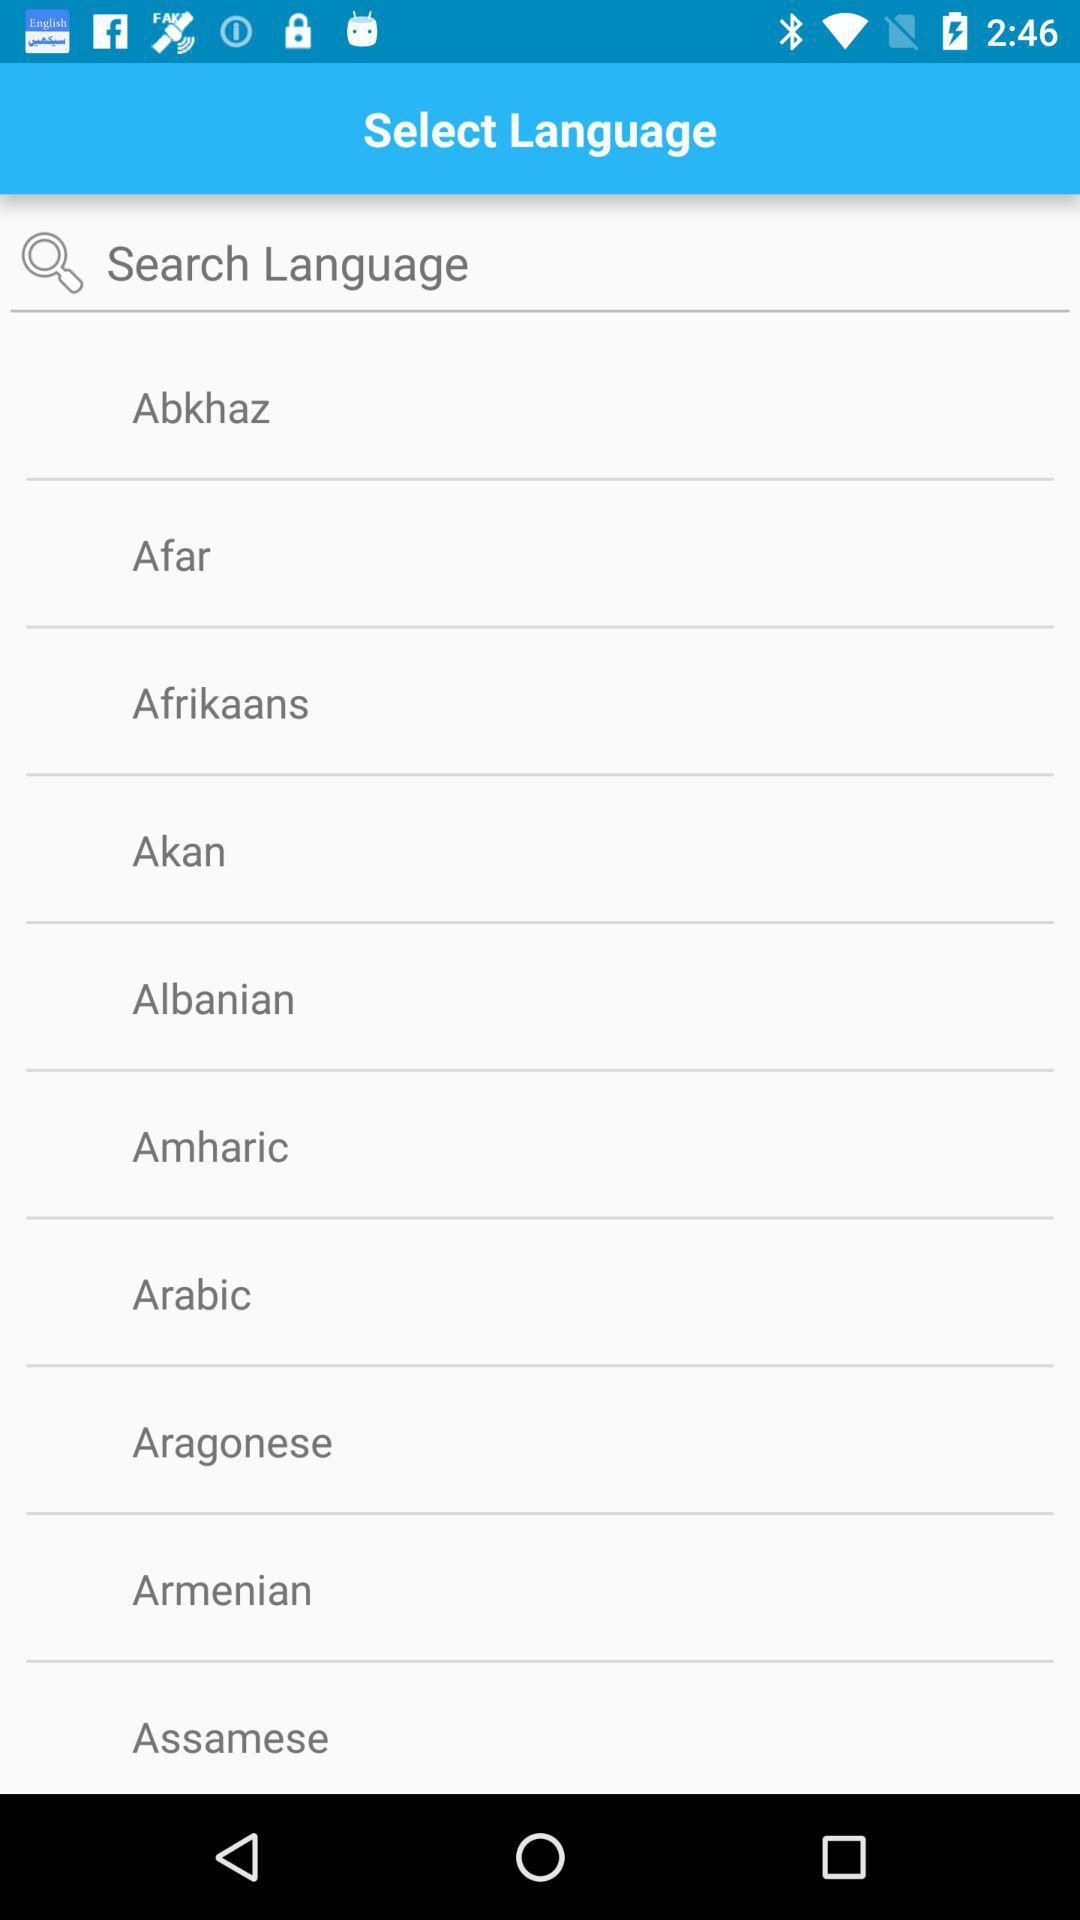 The image size is (1080, 1920). I want to click on language option, so click(540, 262).